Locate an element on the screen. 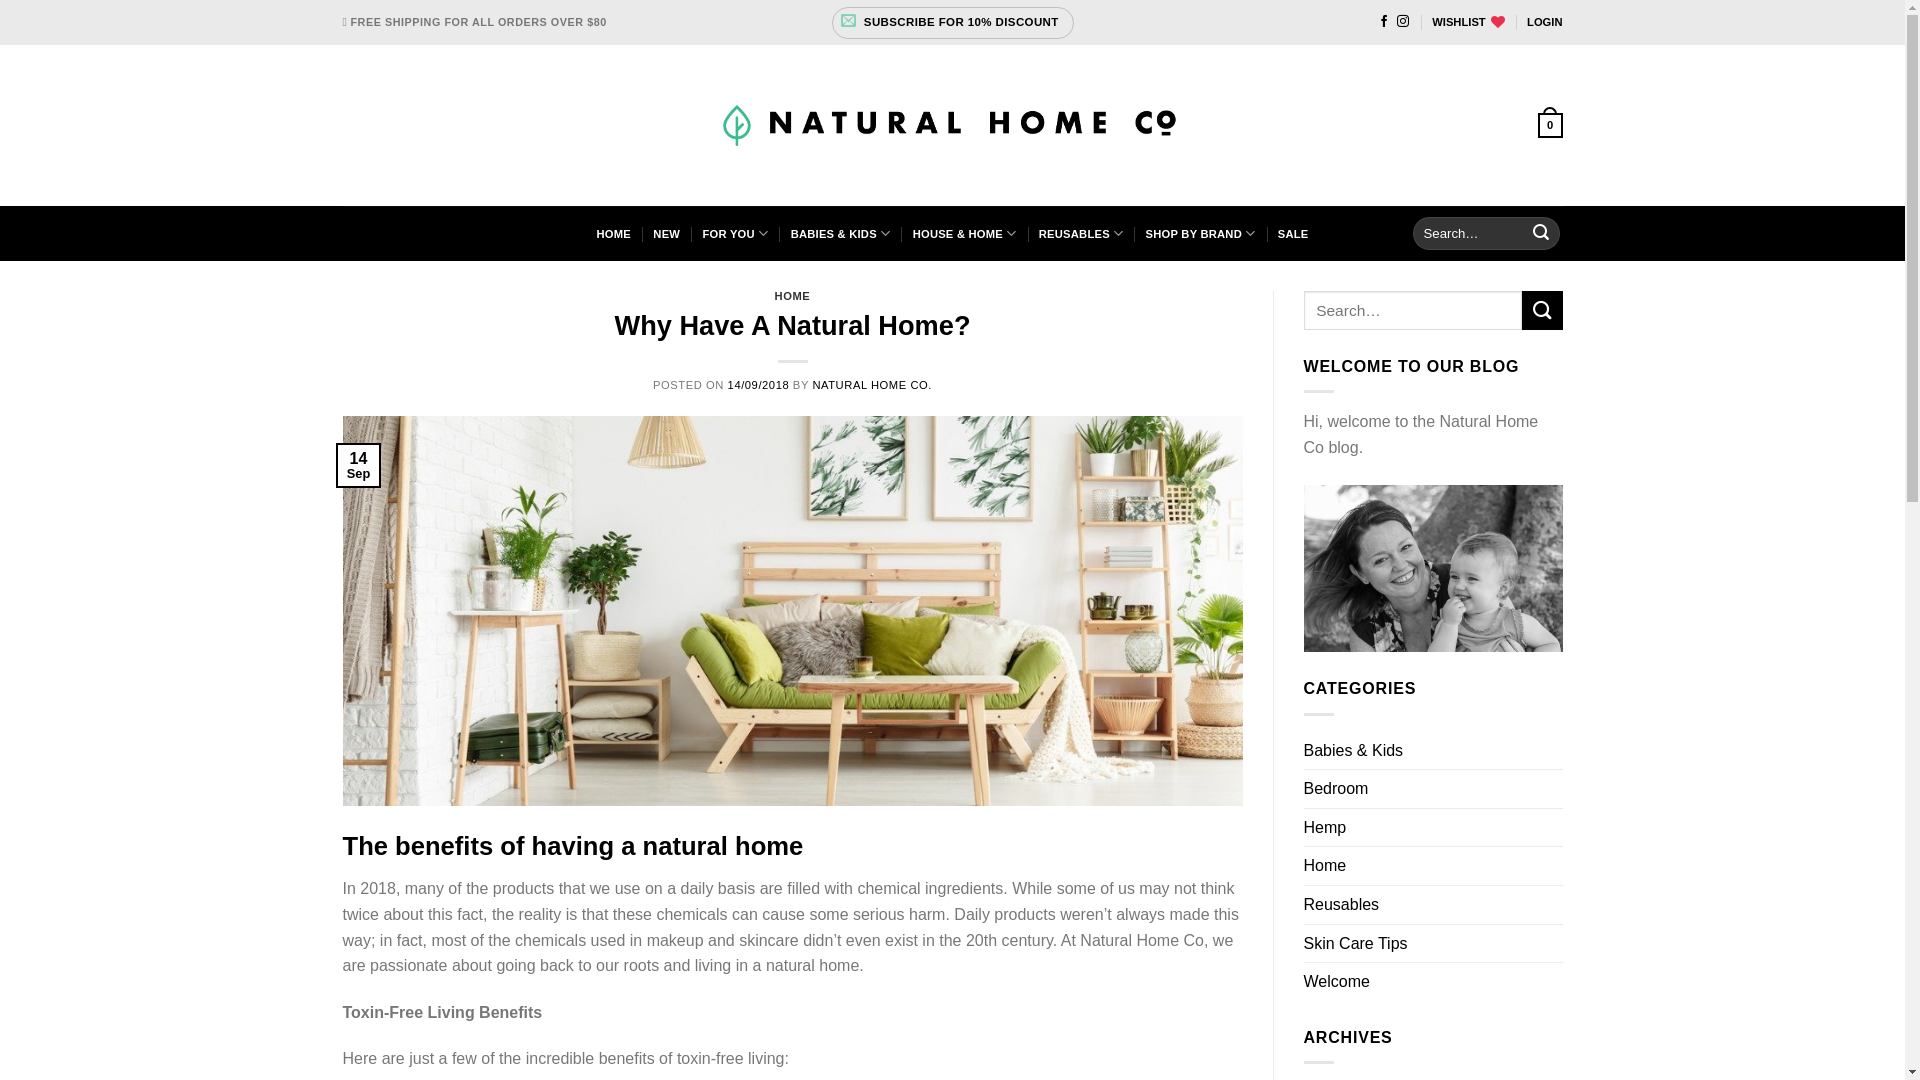 This screenshot has width=1920, height=1080. 'FOR YOU' is located at coordinates (733, 232).